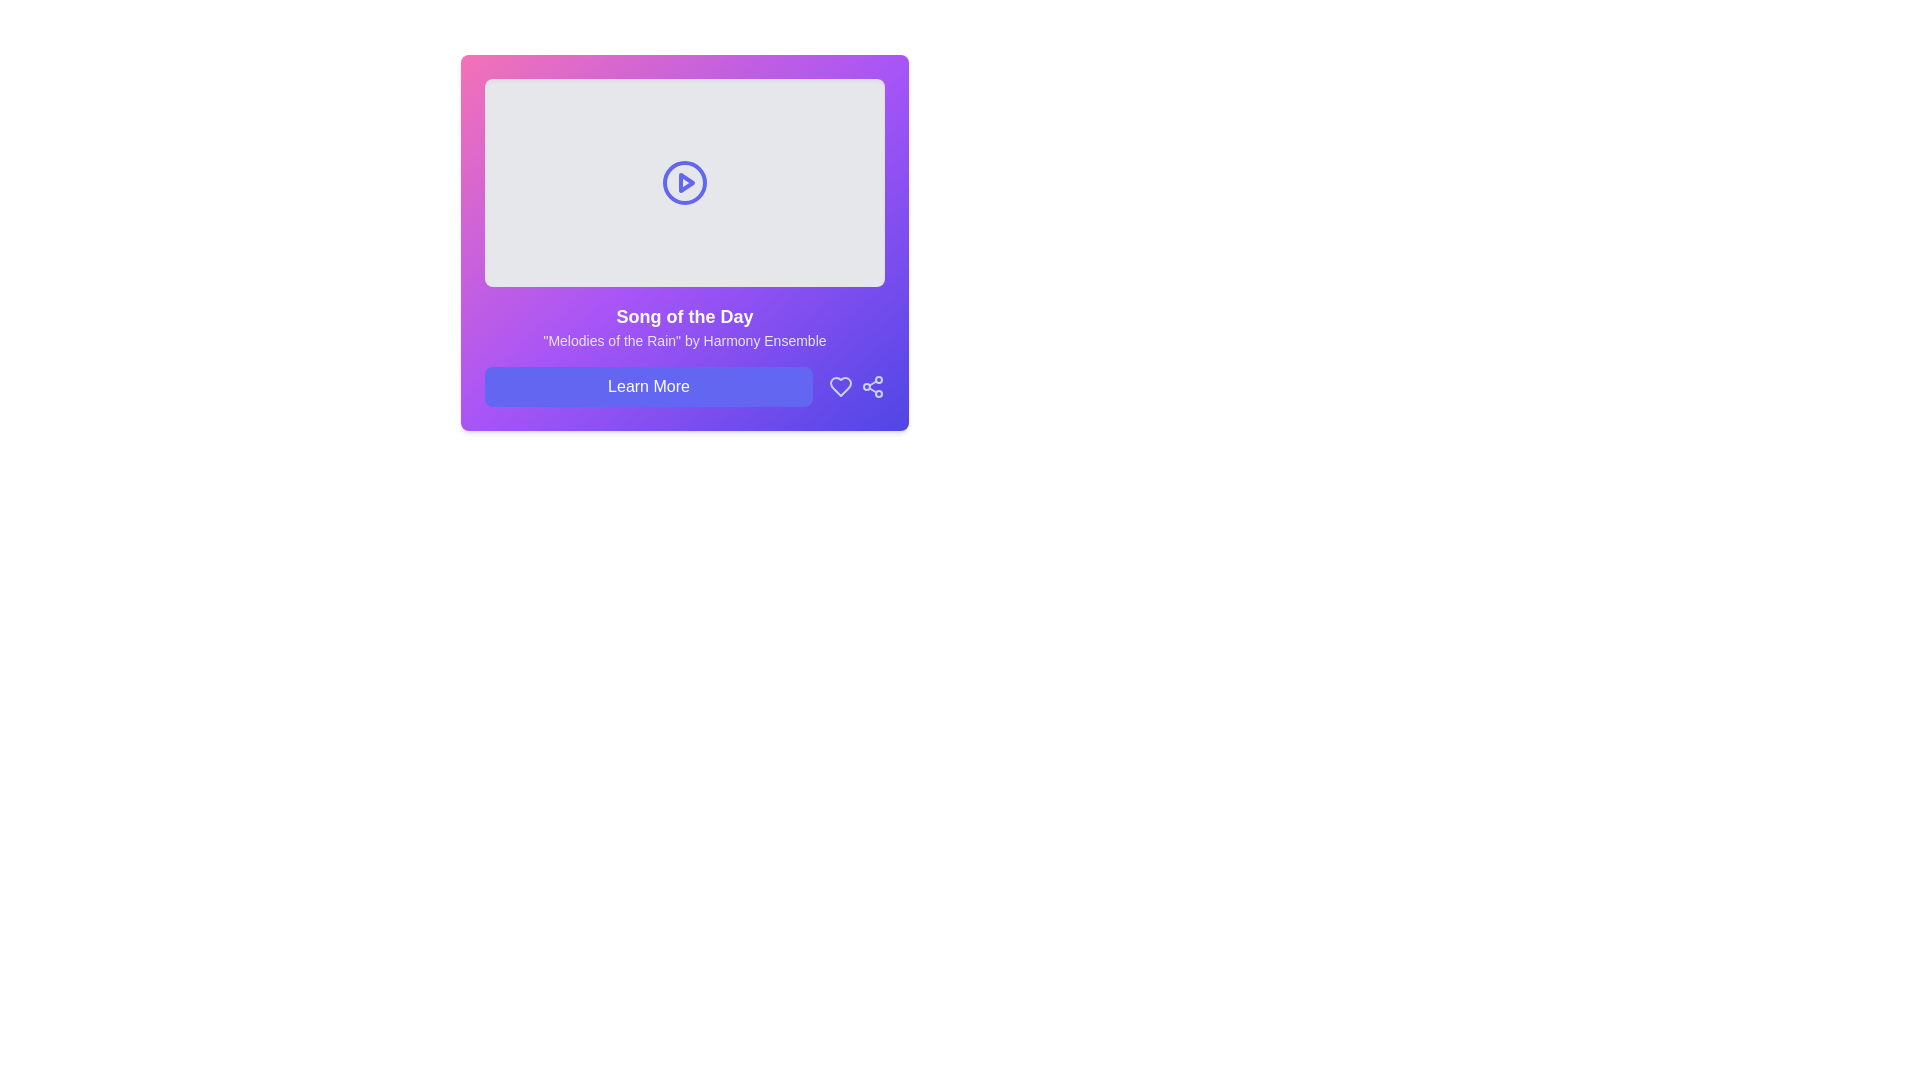  Describe the element at coordinates (840, 386) in the screenshot. I see `the heart-shaped button styled in light indigo color` at that location.